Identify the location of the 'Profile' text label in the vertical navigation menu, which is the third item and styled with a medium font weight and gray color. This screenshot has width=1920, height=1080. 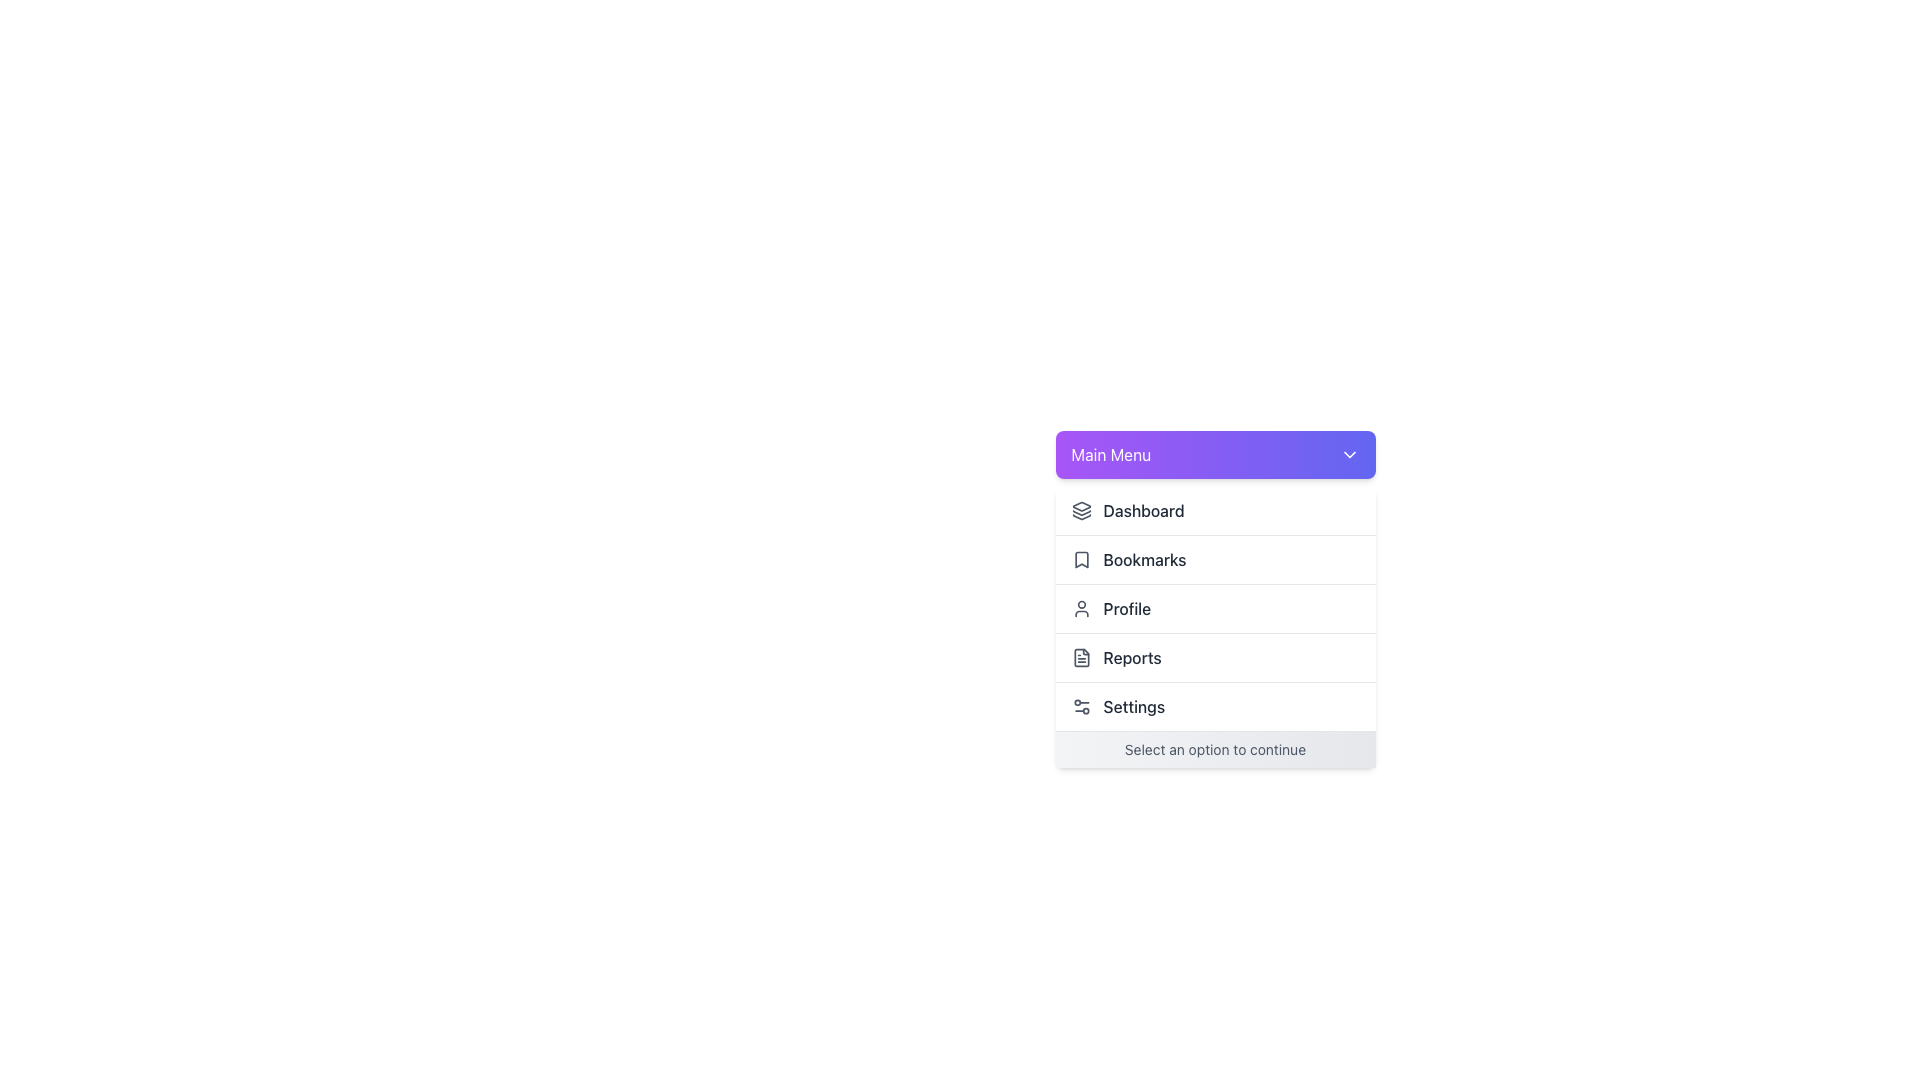
(1127, 608).